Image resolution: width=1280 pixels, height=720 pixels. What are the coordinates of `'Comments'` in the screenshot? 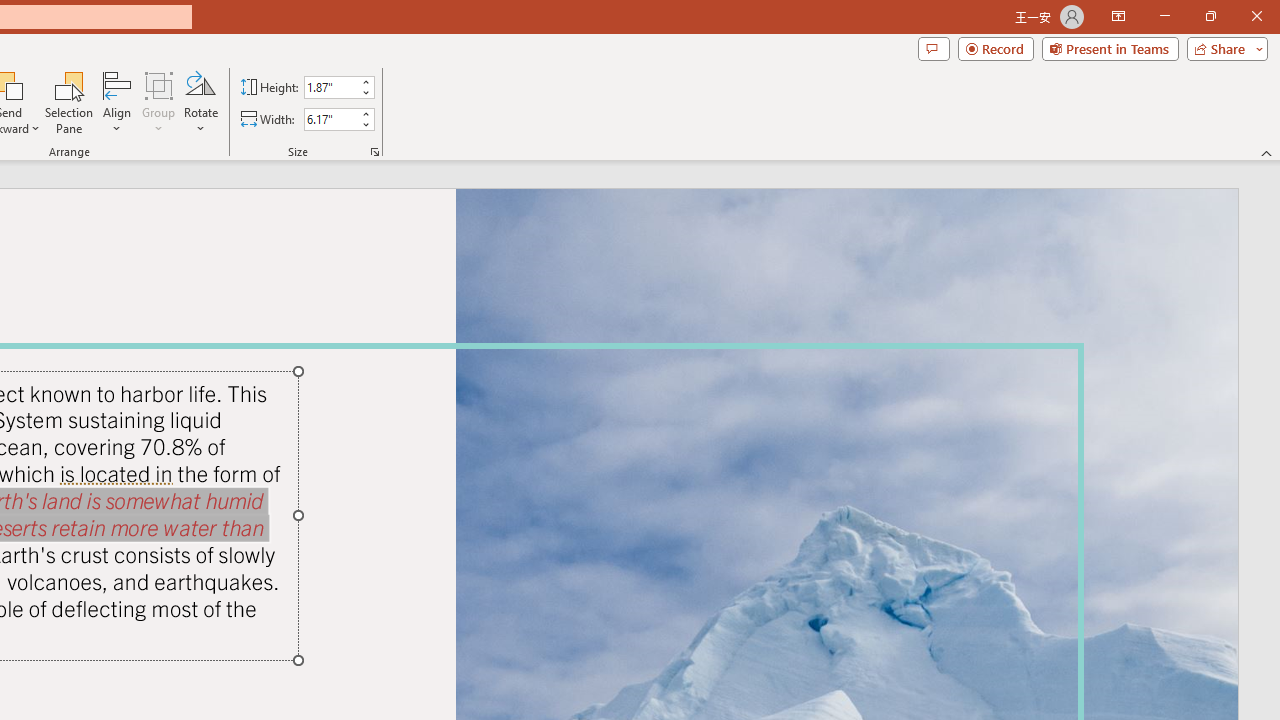 It's located at (932, 47).